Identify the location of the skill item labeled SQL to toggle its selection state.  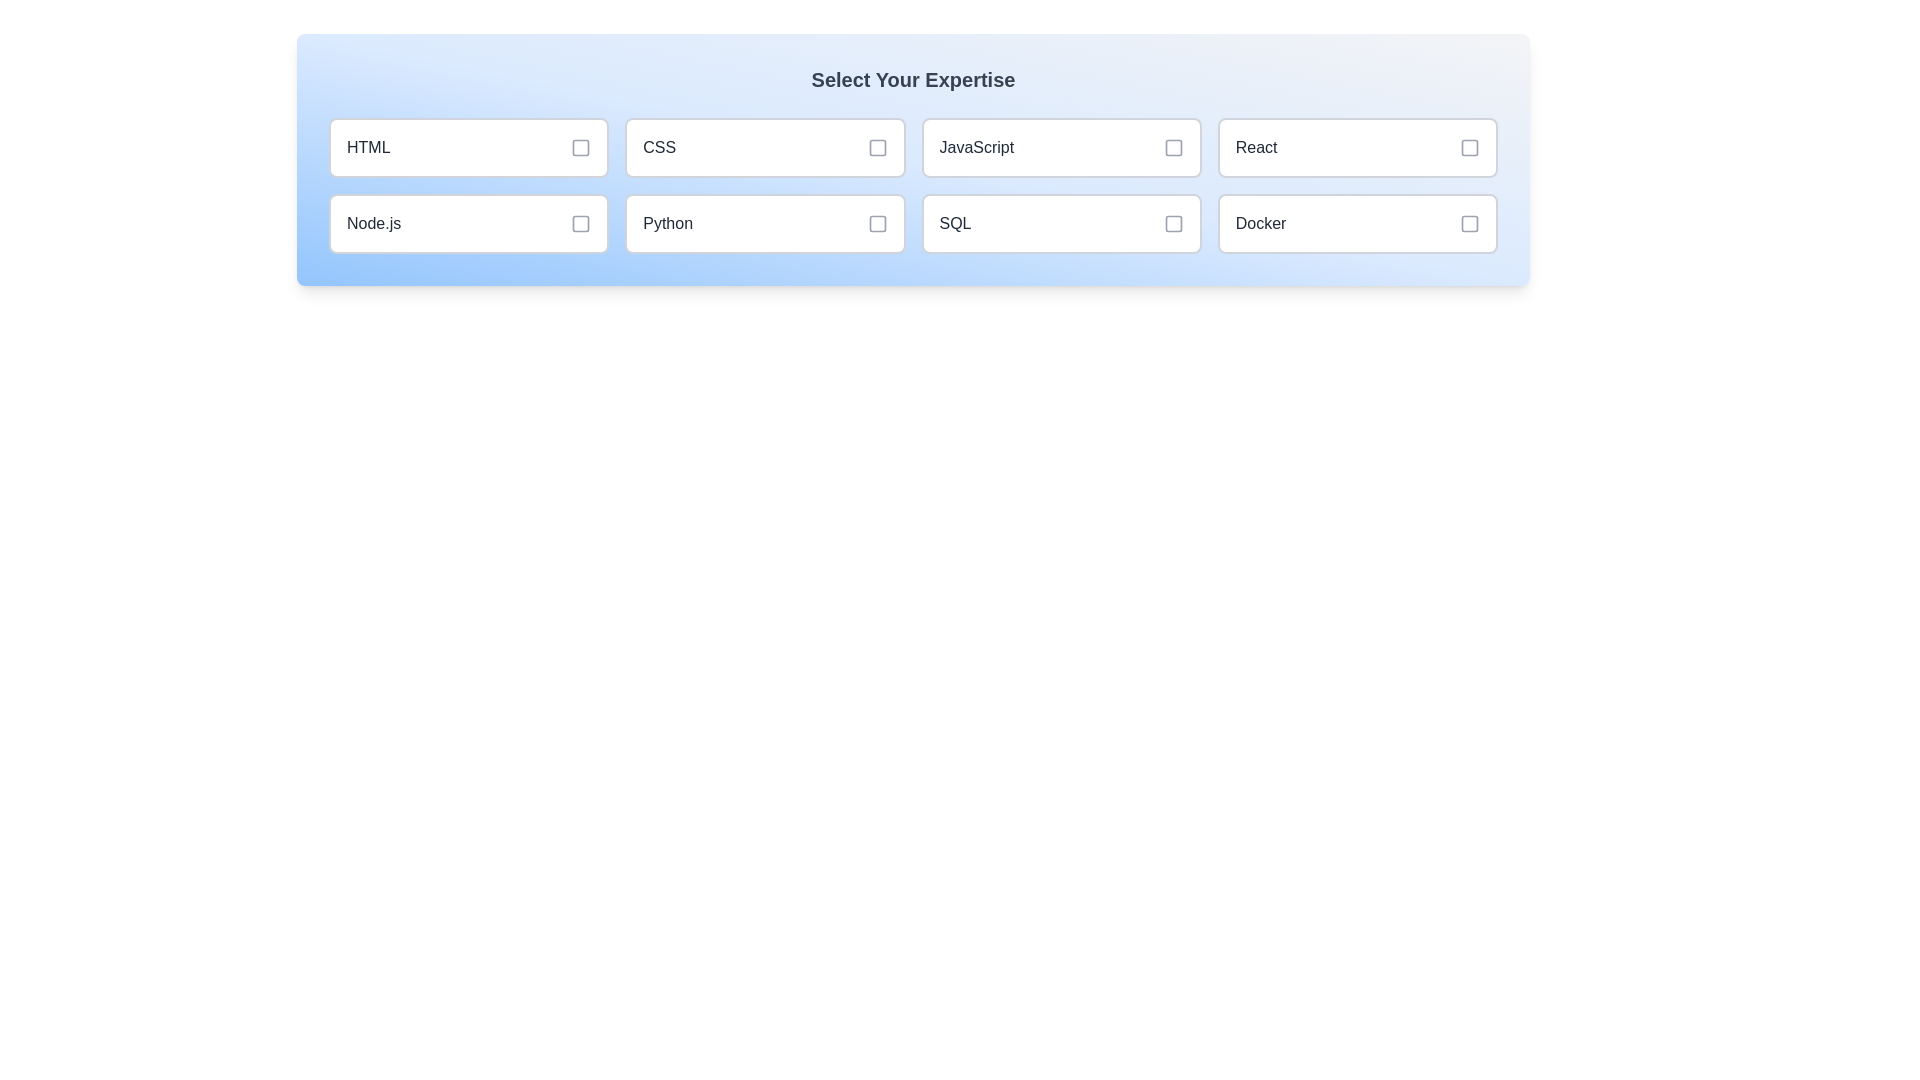
(1059, 223).